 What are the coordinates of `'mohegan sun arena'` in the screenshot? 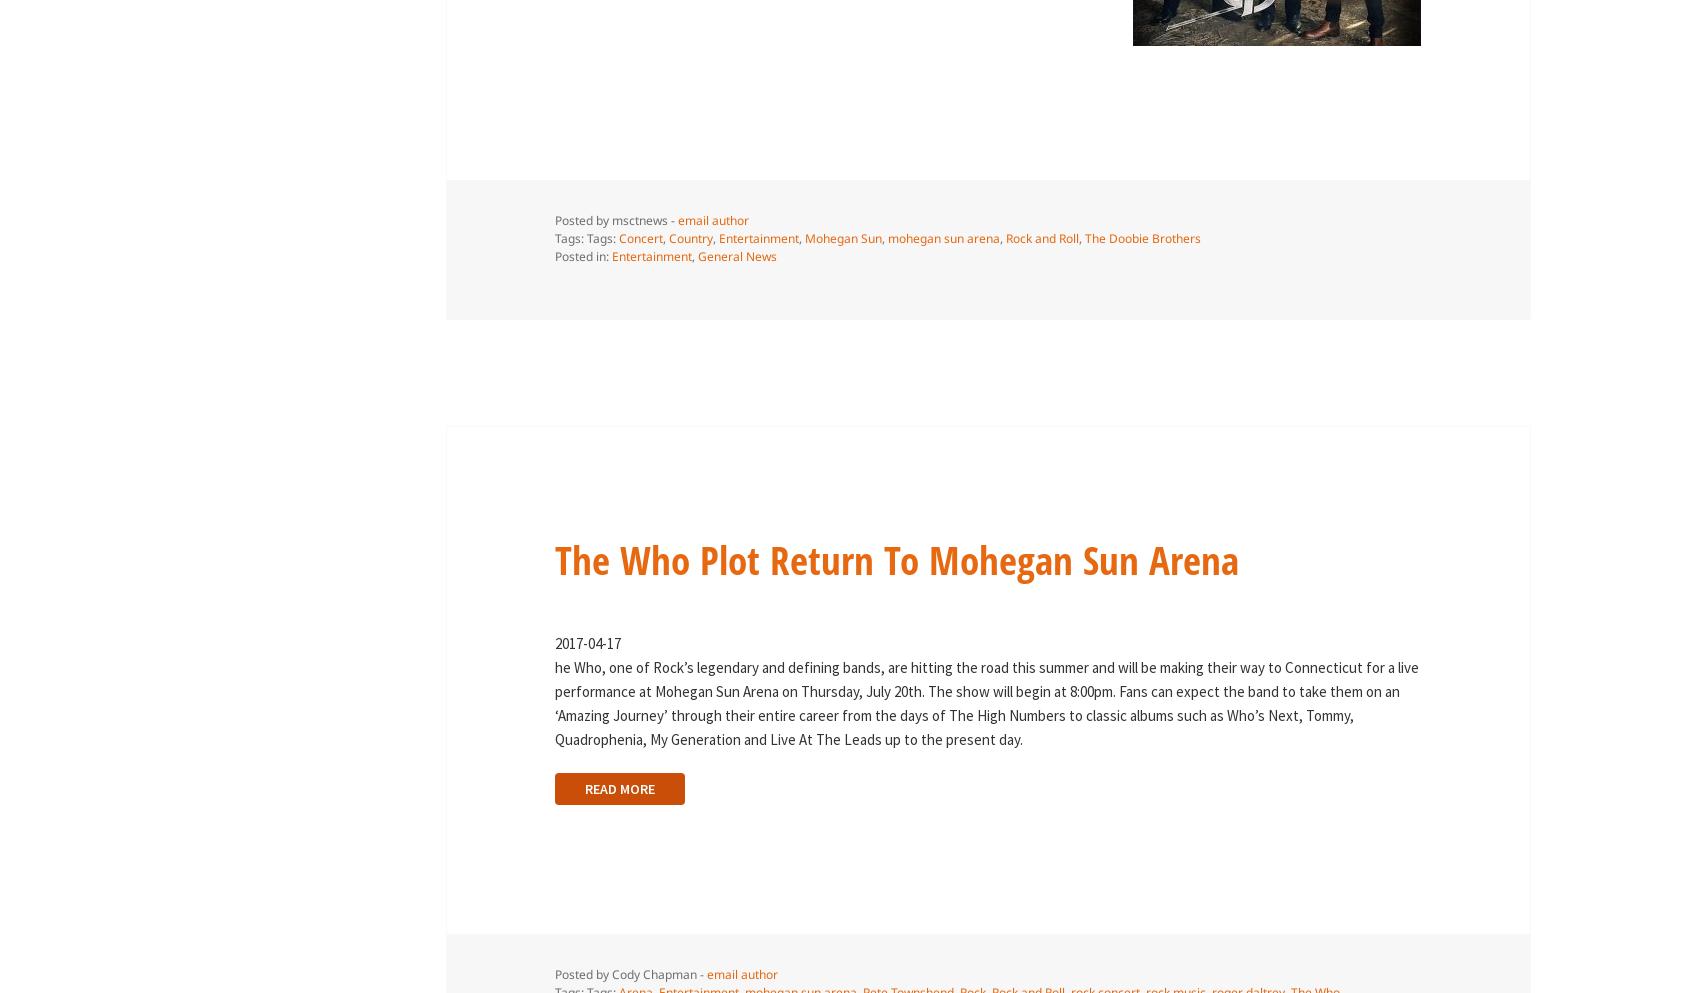 It's located at (942, 237).